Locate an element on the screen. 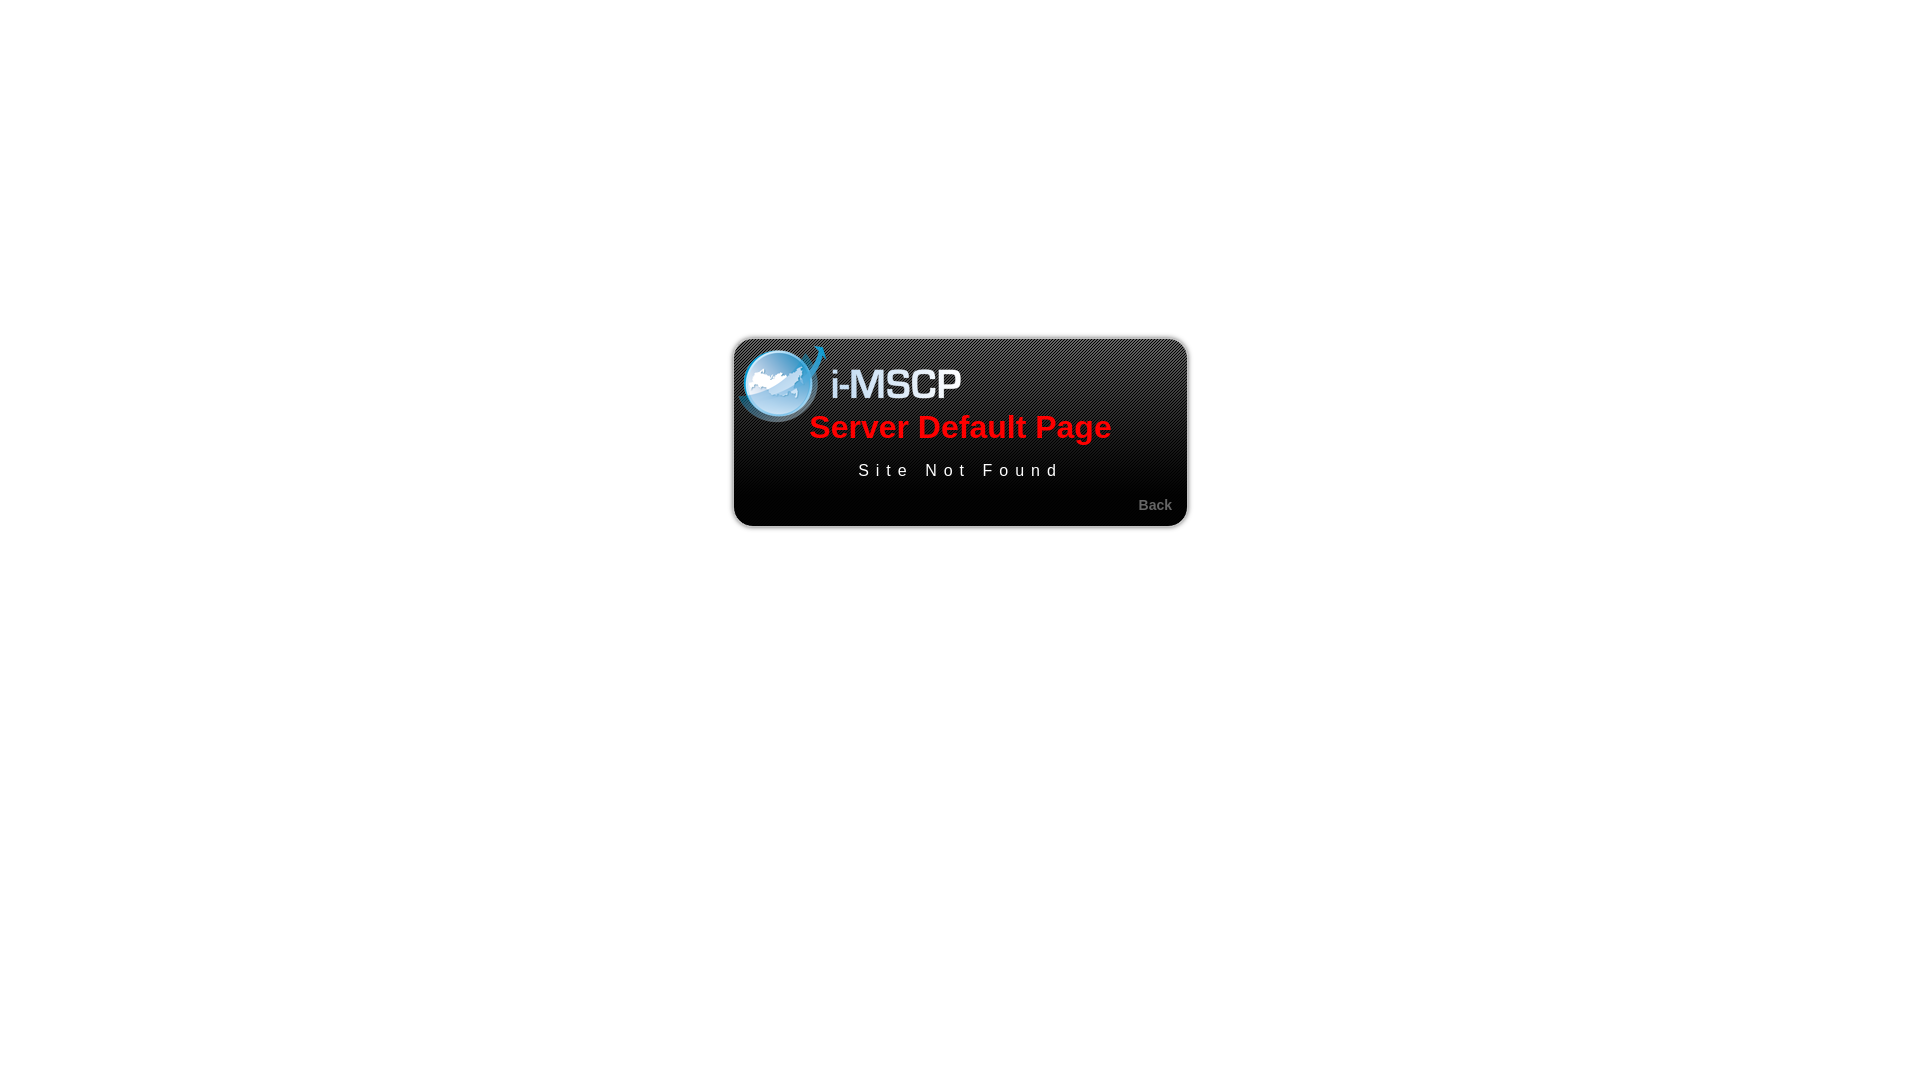  'Back' is located at coordinates (1155, 504).